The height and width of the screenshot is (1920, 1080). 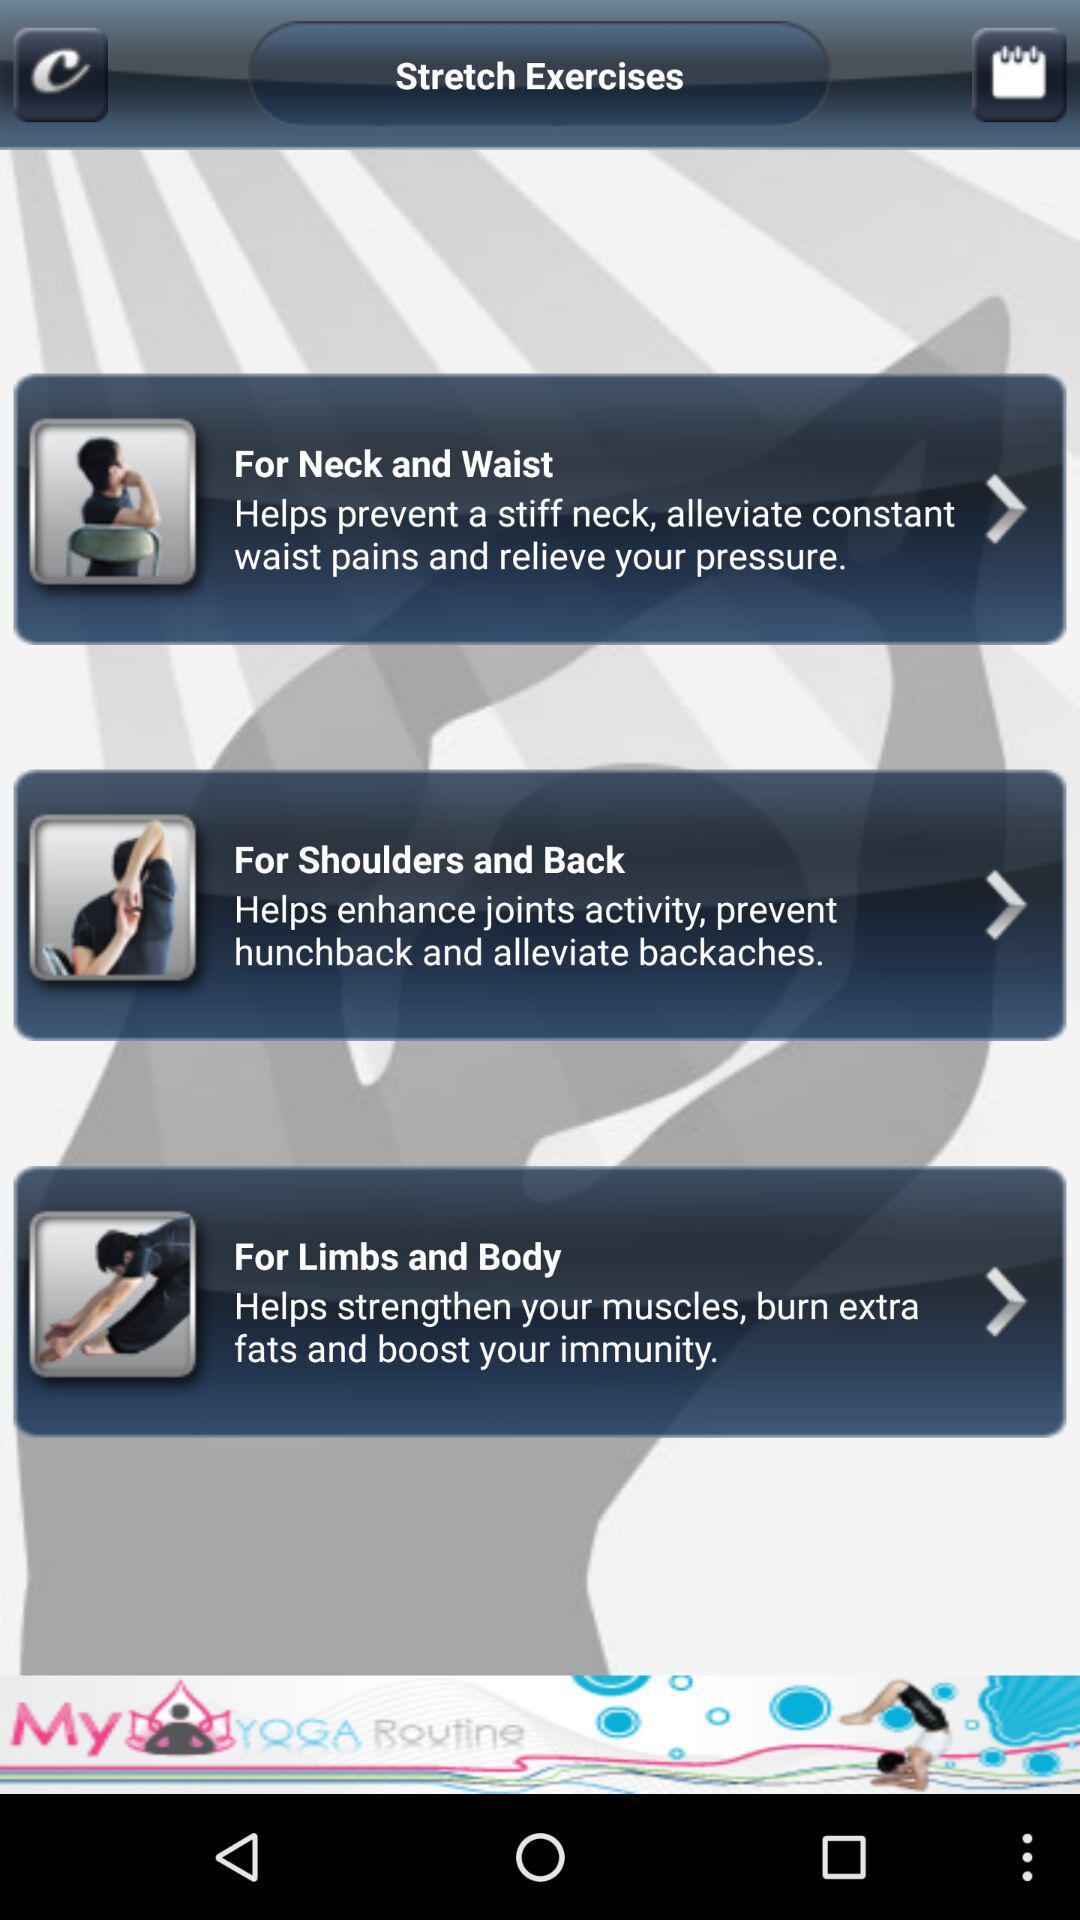 I want to click on the third image of the page, so click(x=118, y=1301).